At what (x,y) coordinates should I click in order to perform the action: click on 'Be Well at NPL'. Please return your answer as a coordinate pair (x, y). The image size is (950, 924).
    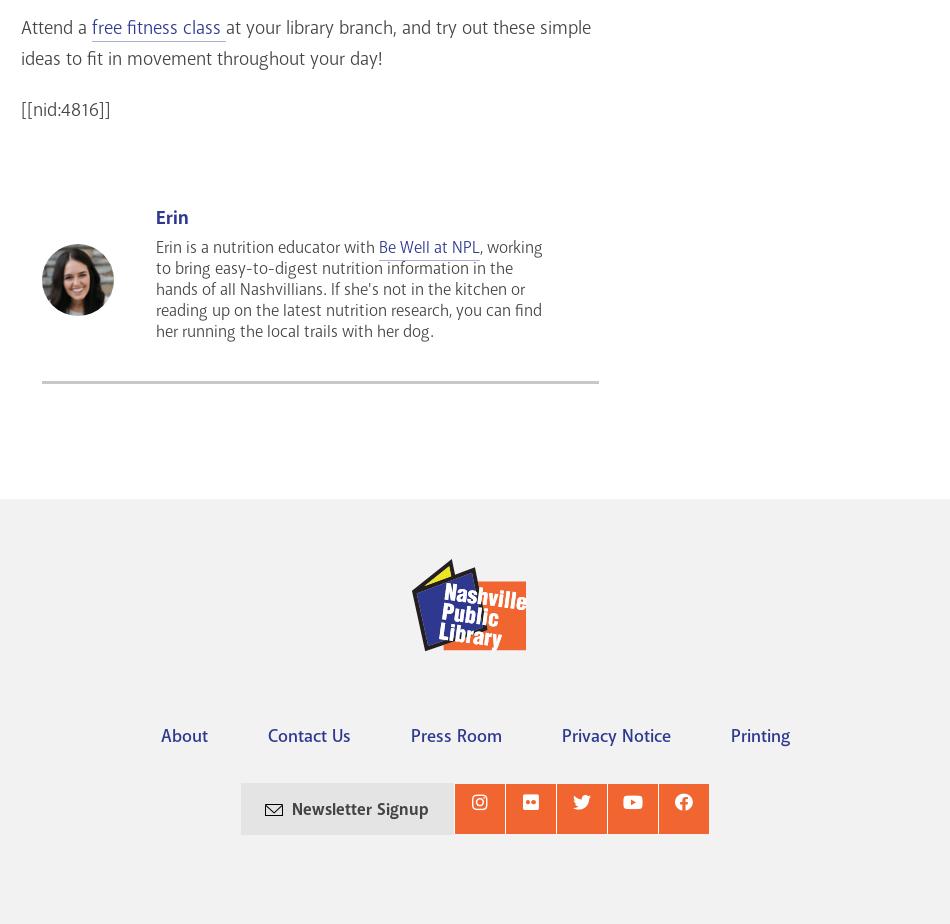
    Looking at the image, I should click on (377, 247).